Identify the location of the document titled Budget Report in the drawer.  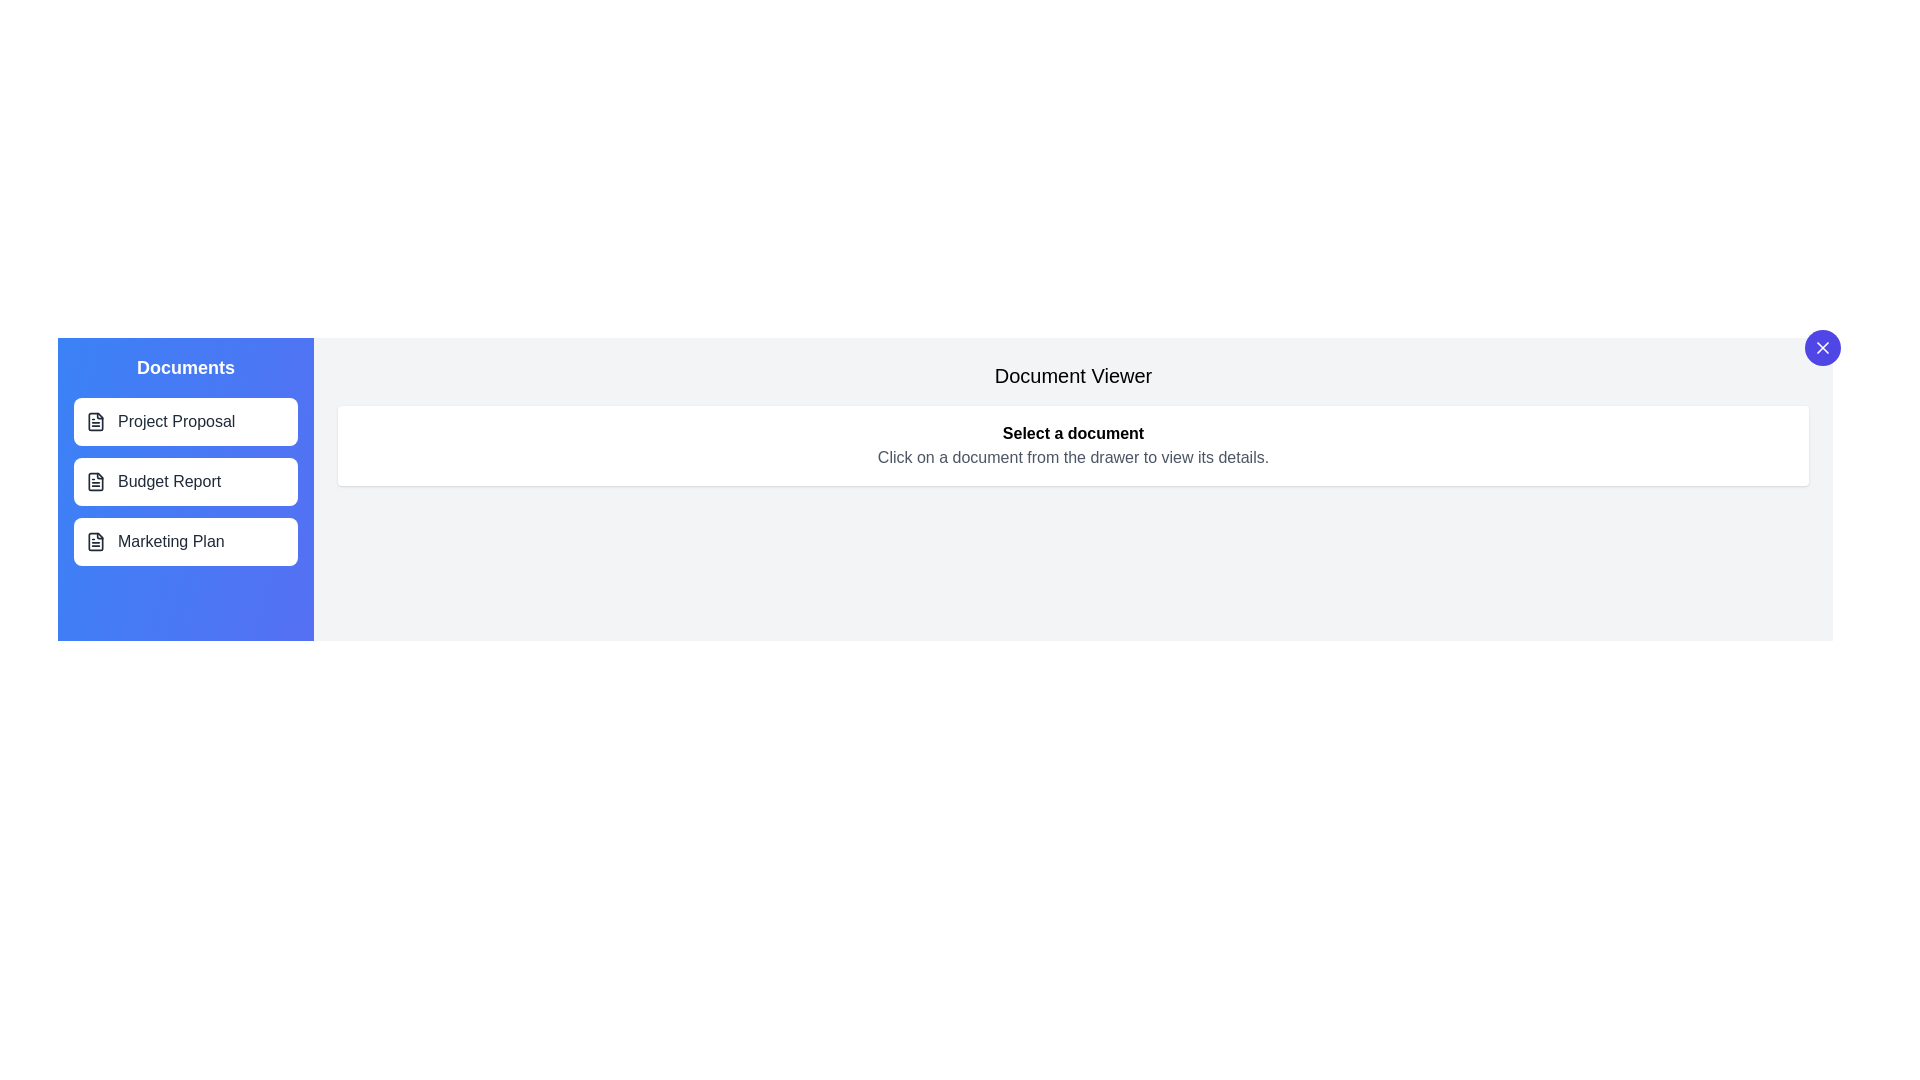
(186, 482).